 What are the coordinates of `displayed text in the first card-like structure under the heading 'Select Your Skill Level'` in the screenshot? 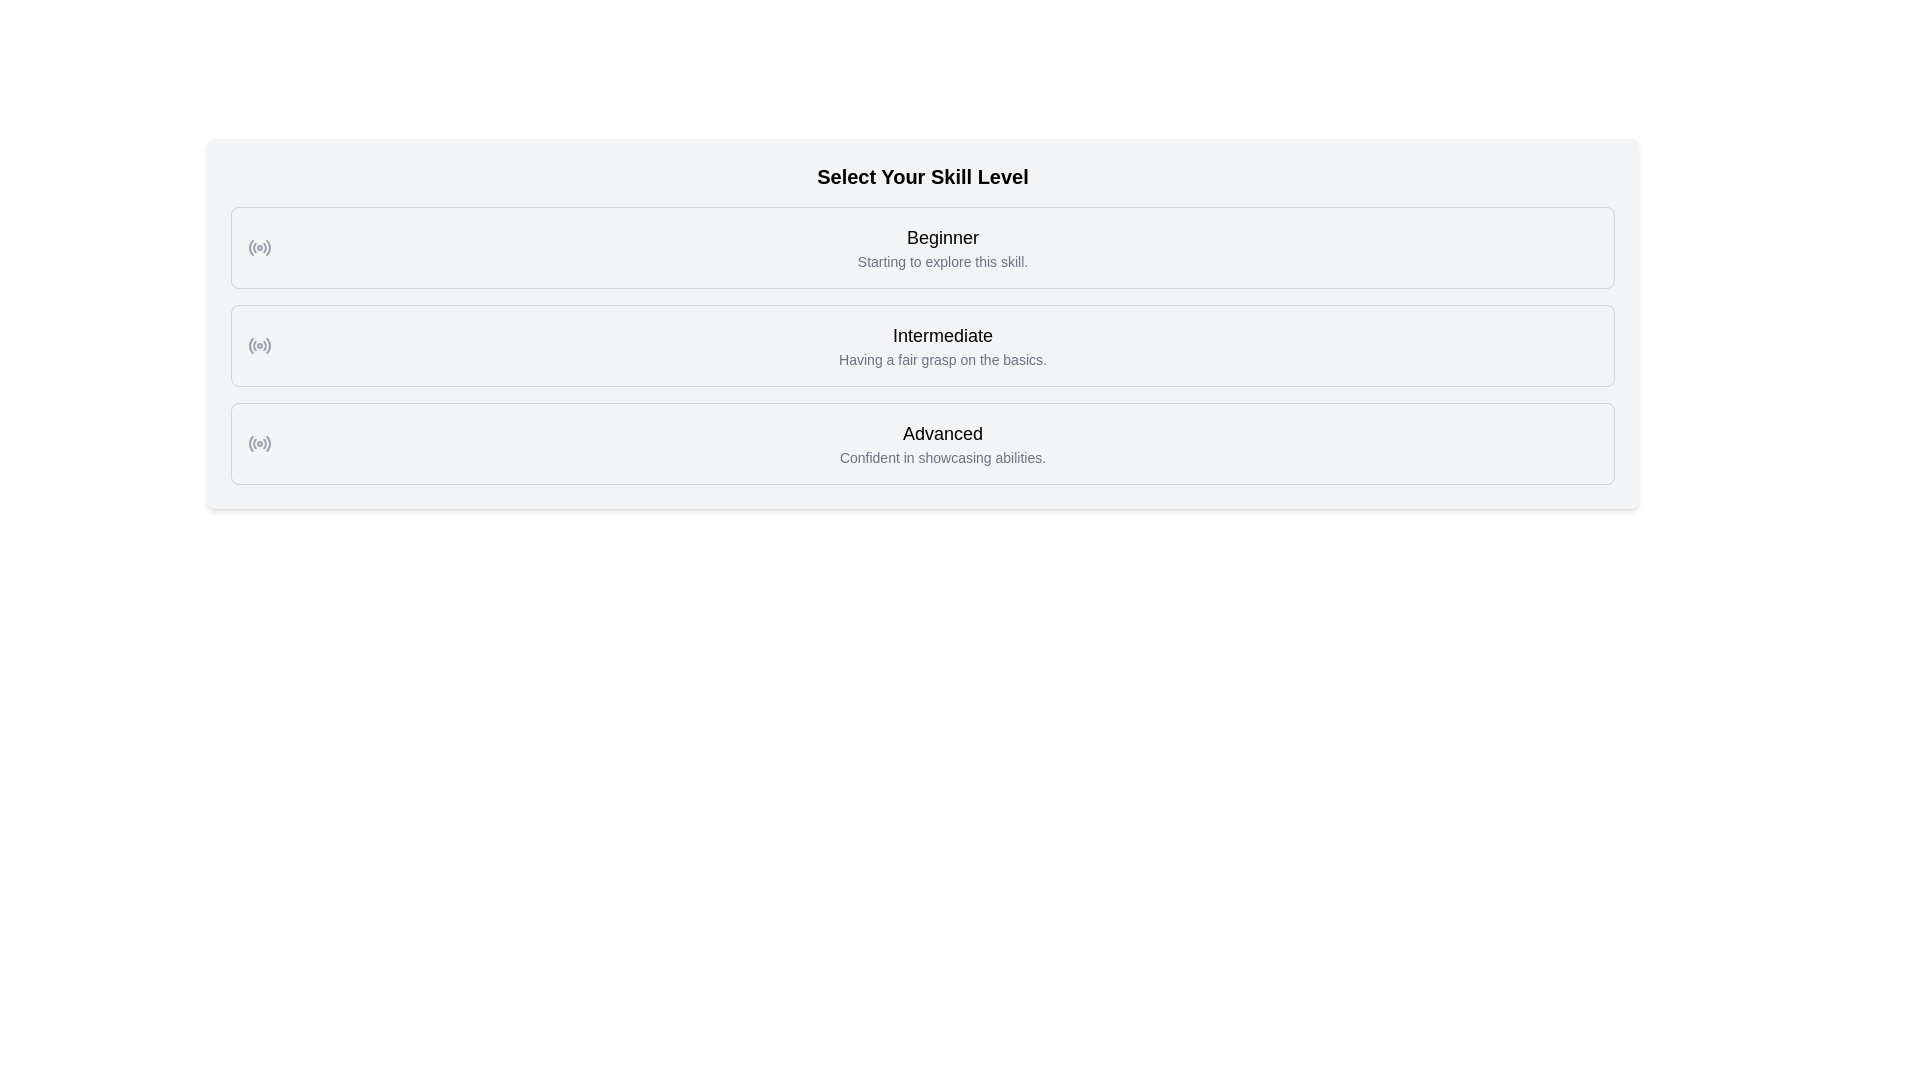 It's located at (941, 246).